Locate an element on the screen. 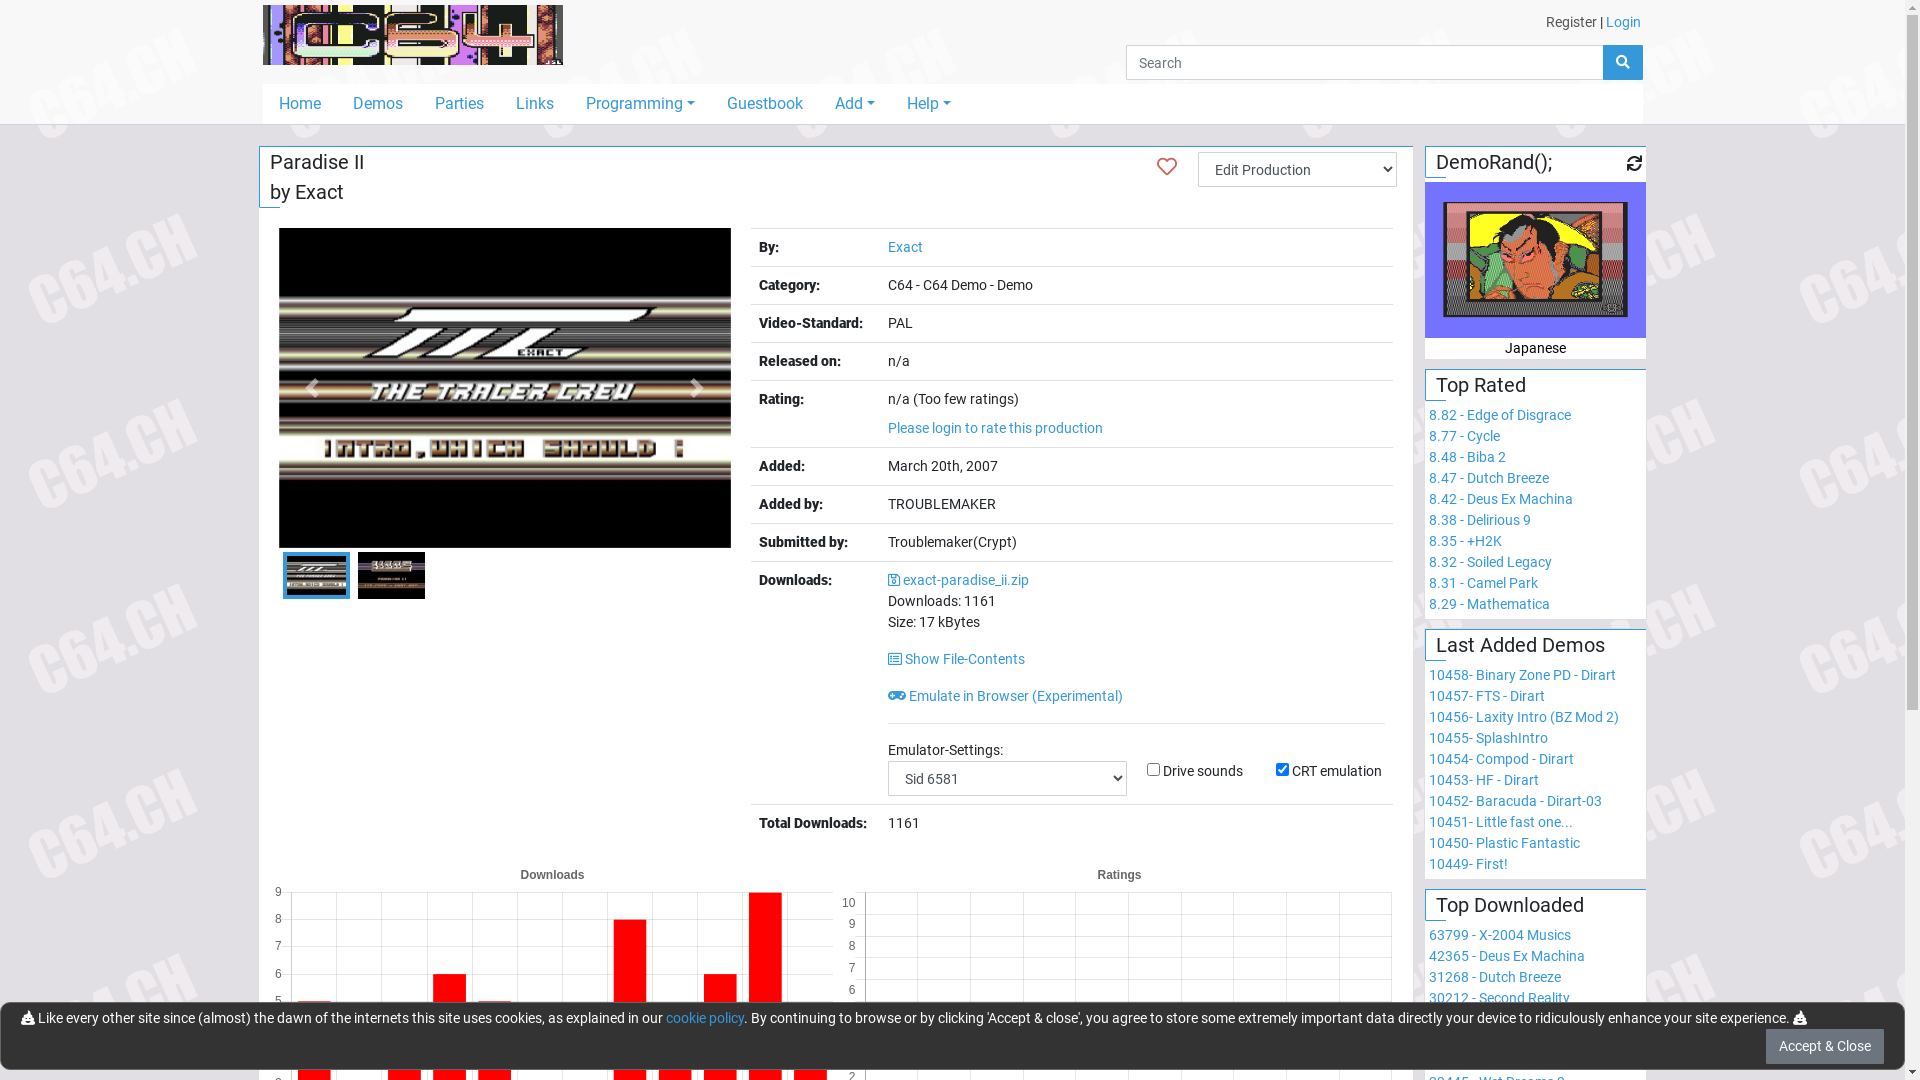 The image size is (1920, 1080). '63799 - X-2004 Musics' is located at coordinates (1428, 934).